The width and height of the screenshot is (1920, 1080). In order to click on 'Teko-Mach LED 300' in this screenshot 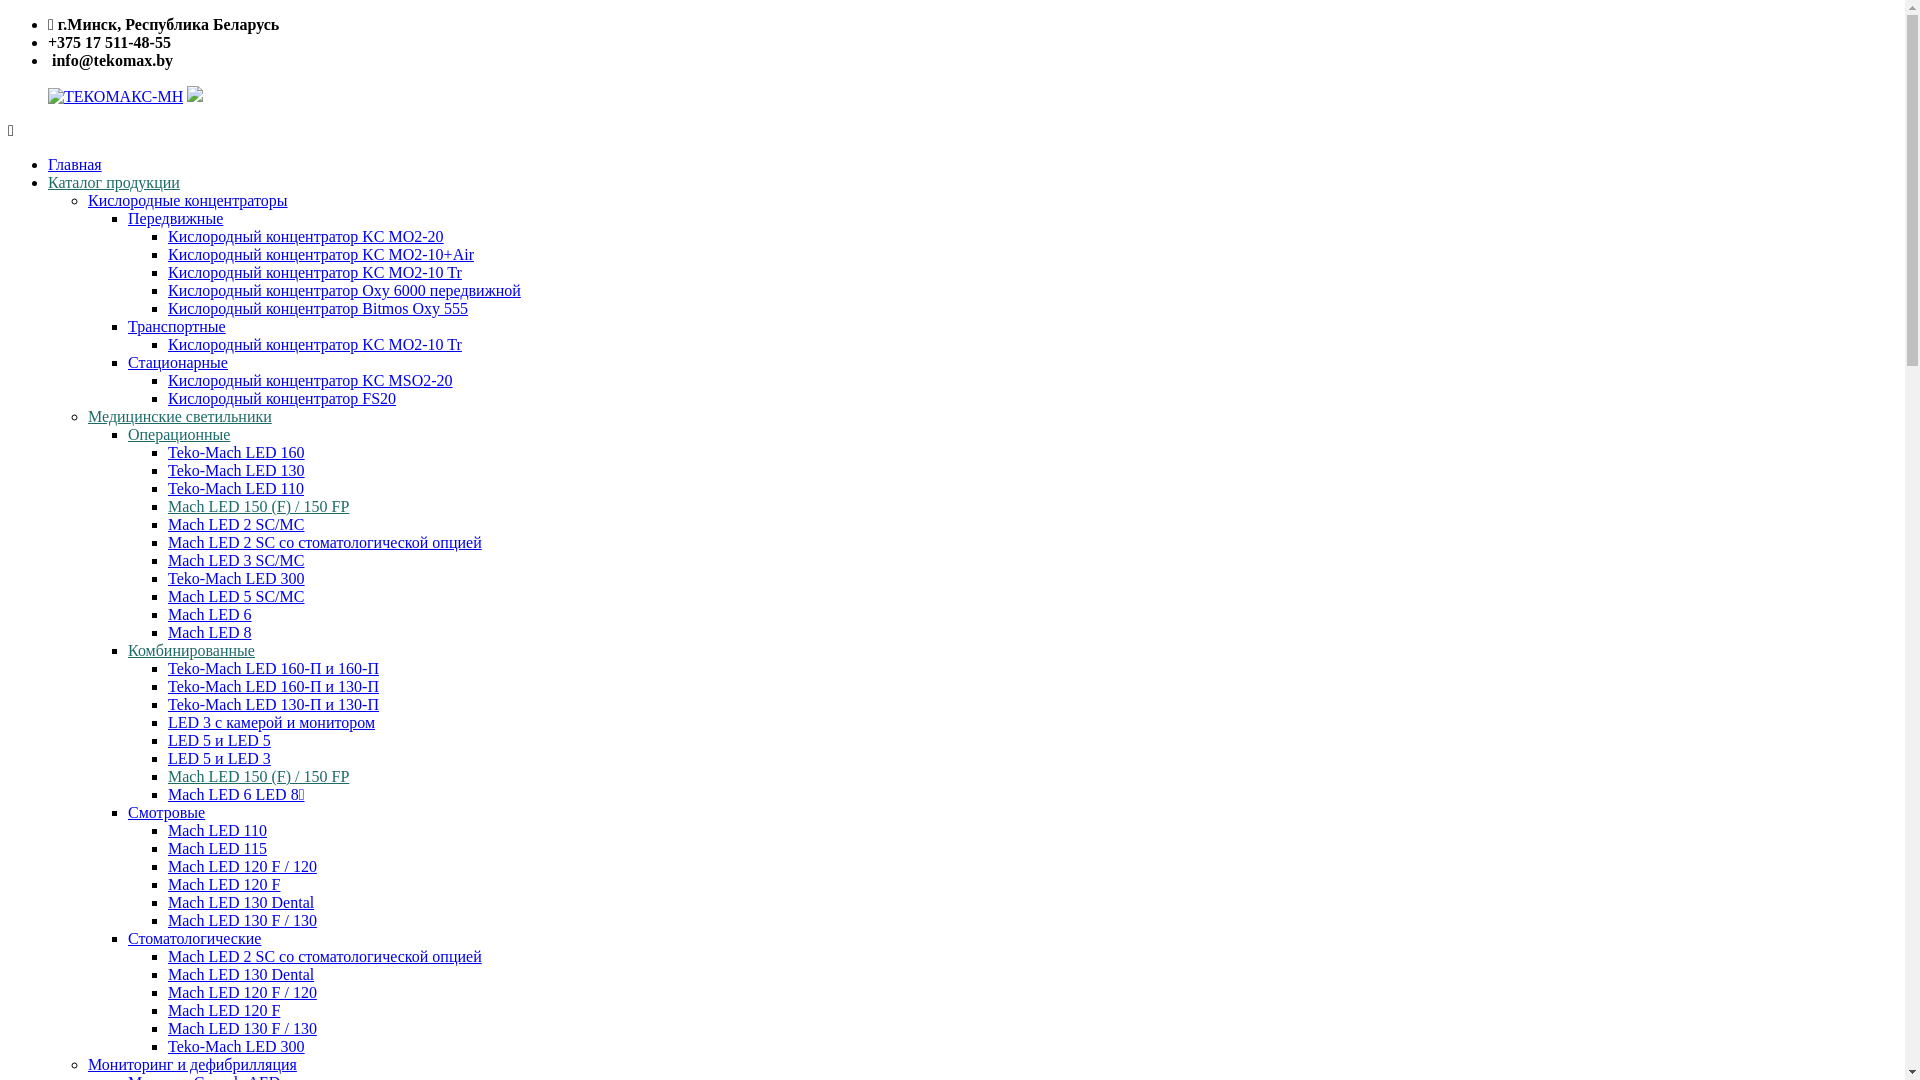, I will do `click(236, 578)`.